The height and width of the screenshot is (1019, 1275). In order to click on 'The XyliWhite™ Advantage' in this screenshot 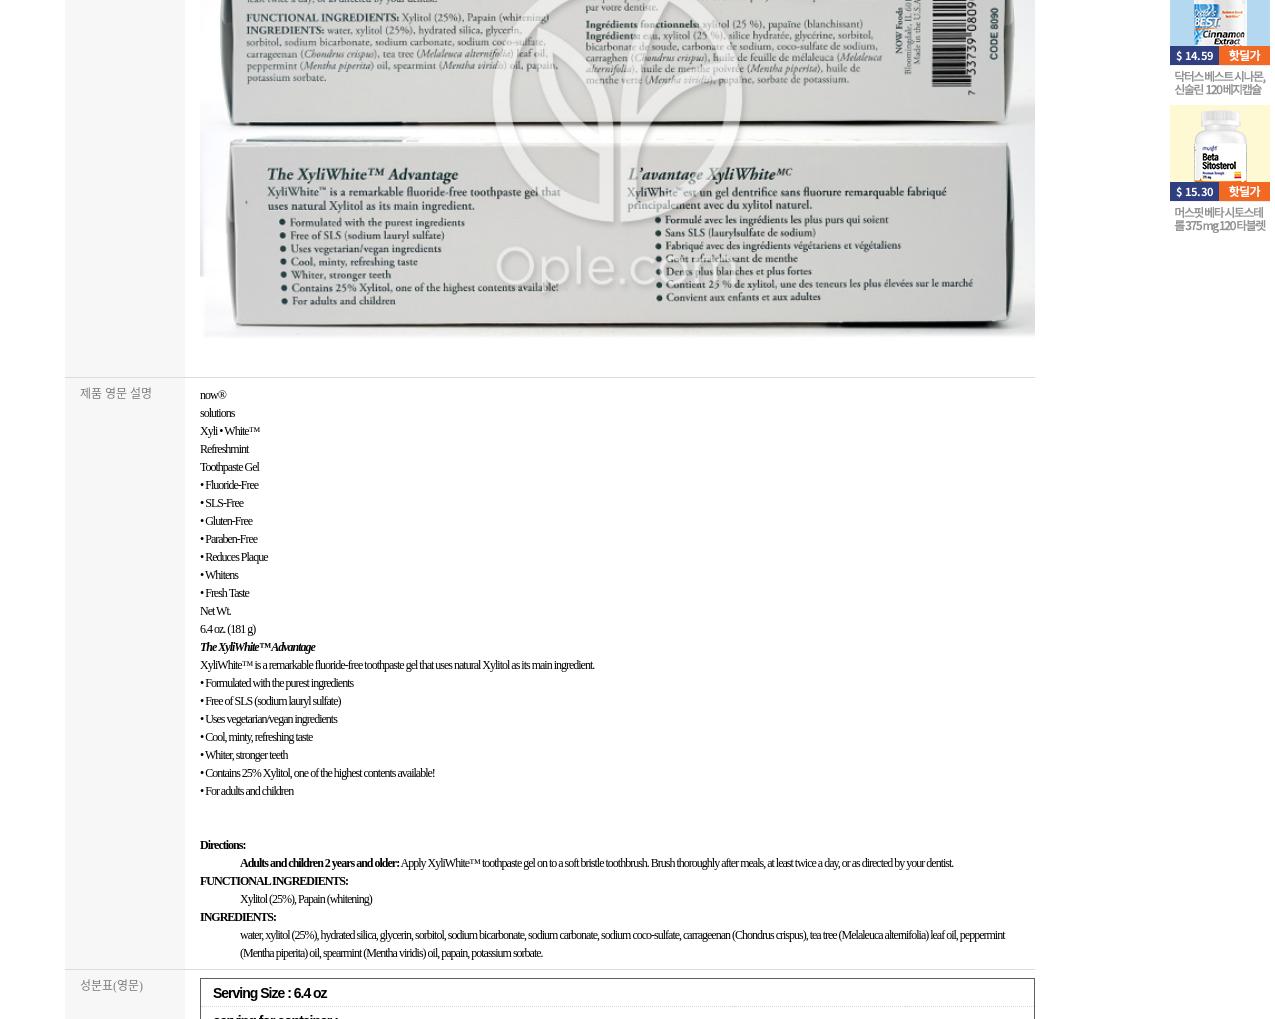, I will do `click(256, 646)`.